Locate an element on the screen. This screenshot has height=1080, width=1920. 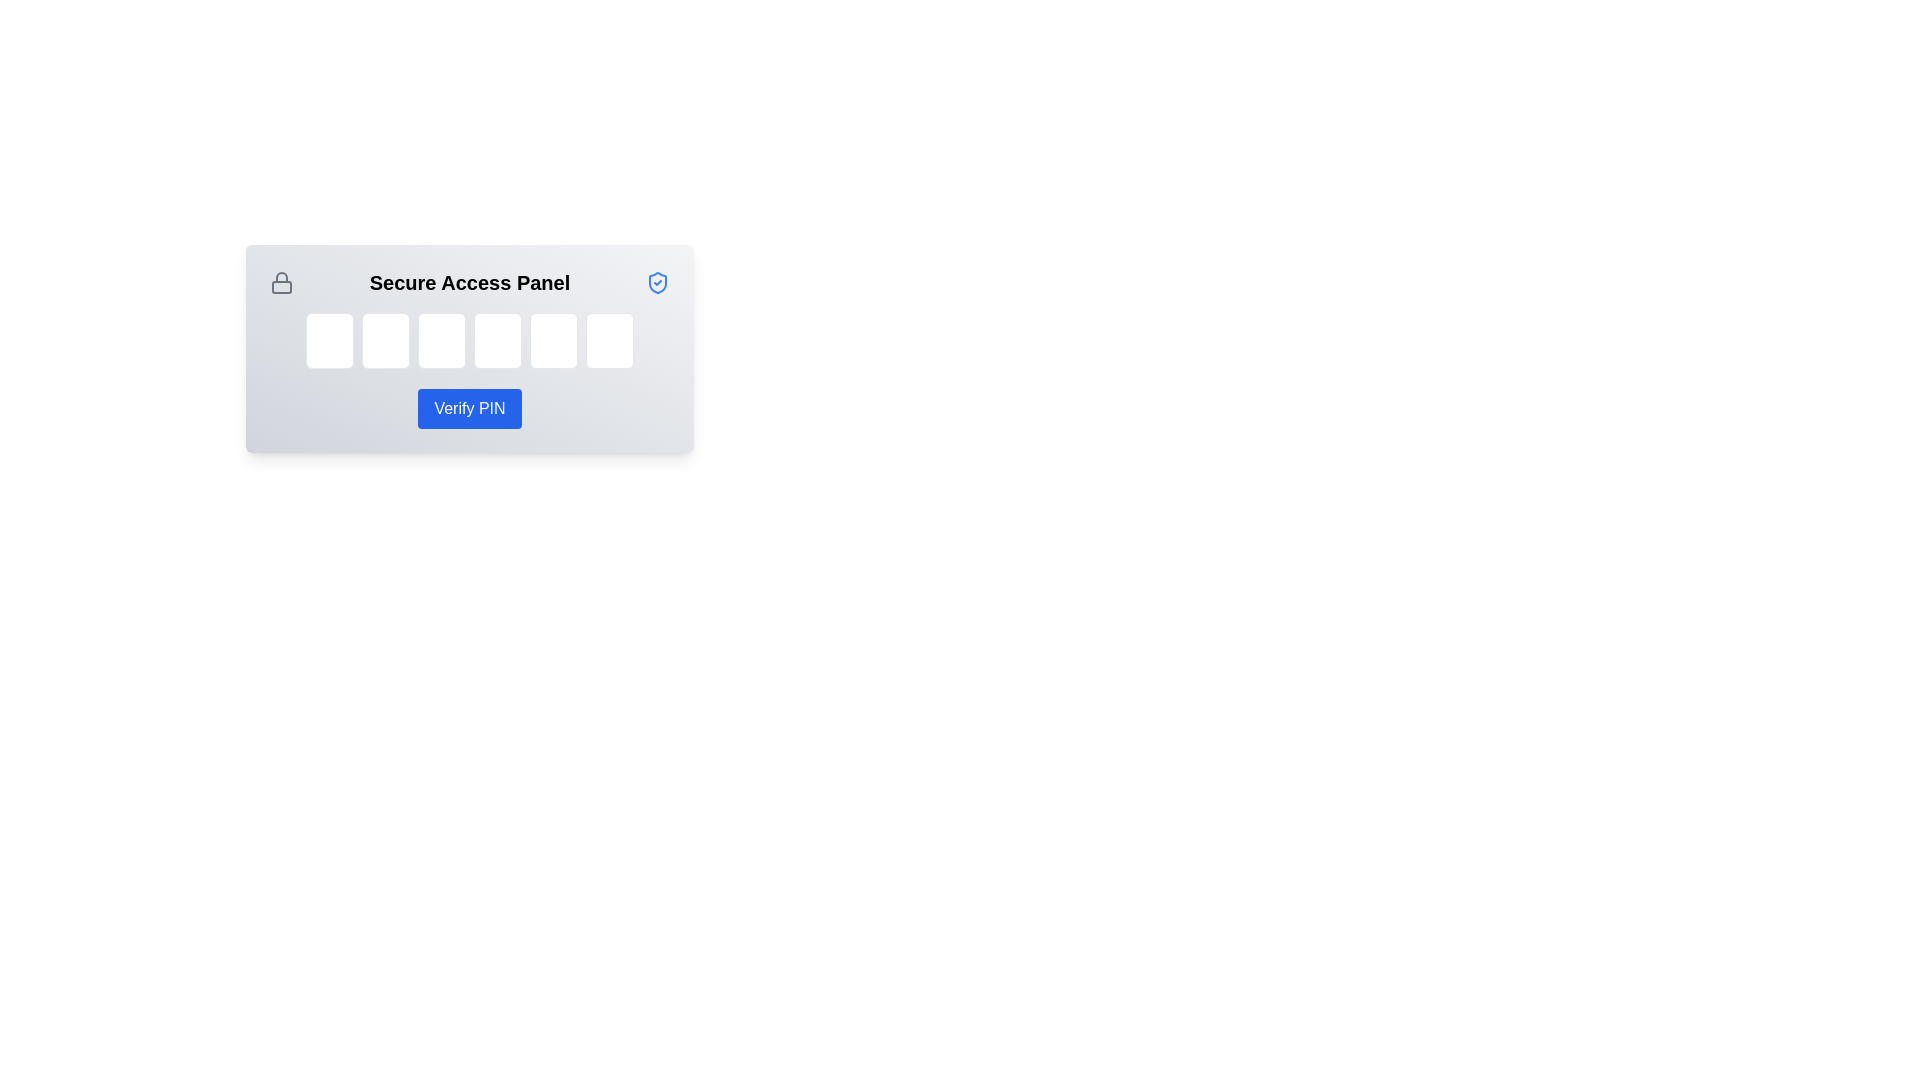
the 'Verify PIN' button located in the 'Secure Access Panel' is located at coordinates (469, 407).